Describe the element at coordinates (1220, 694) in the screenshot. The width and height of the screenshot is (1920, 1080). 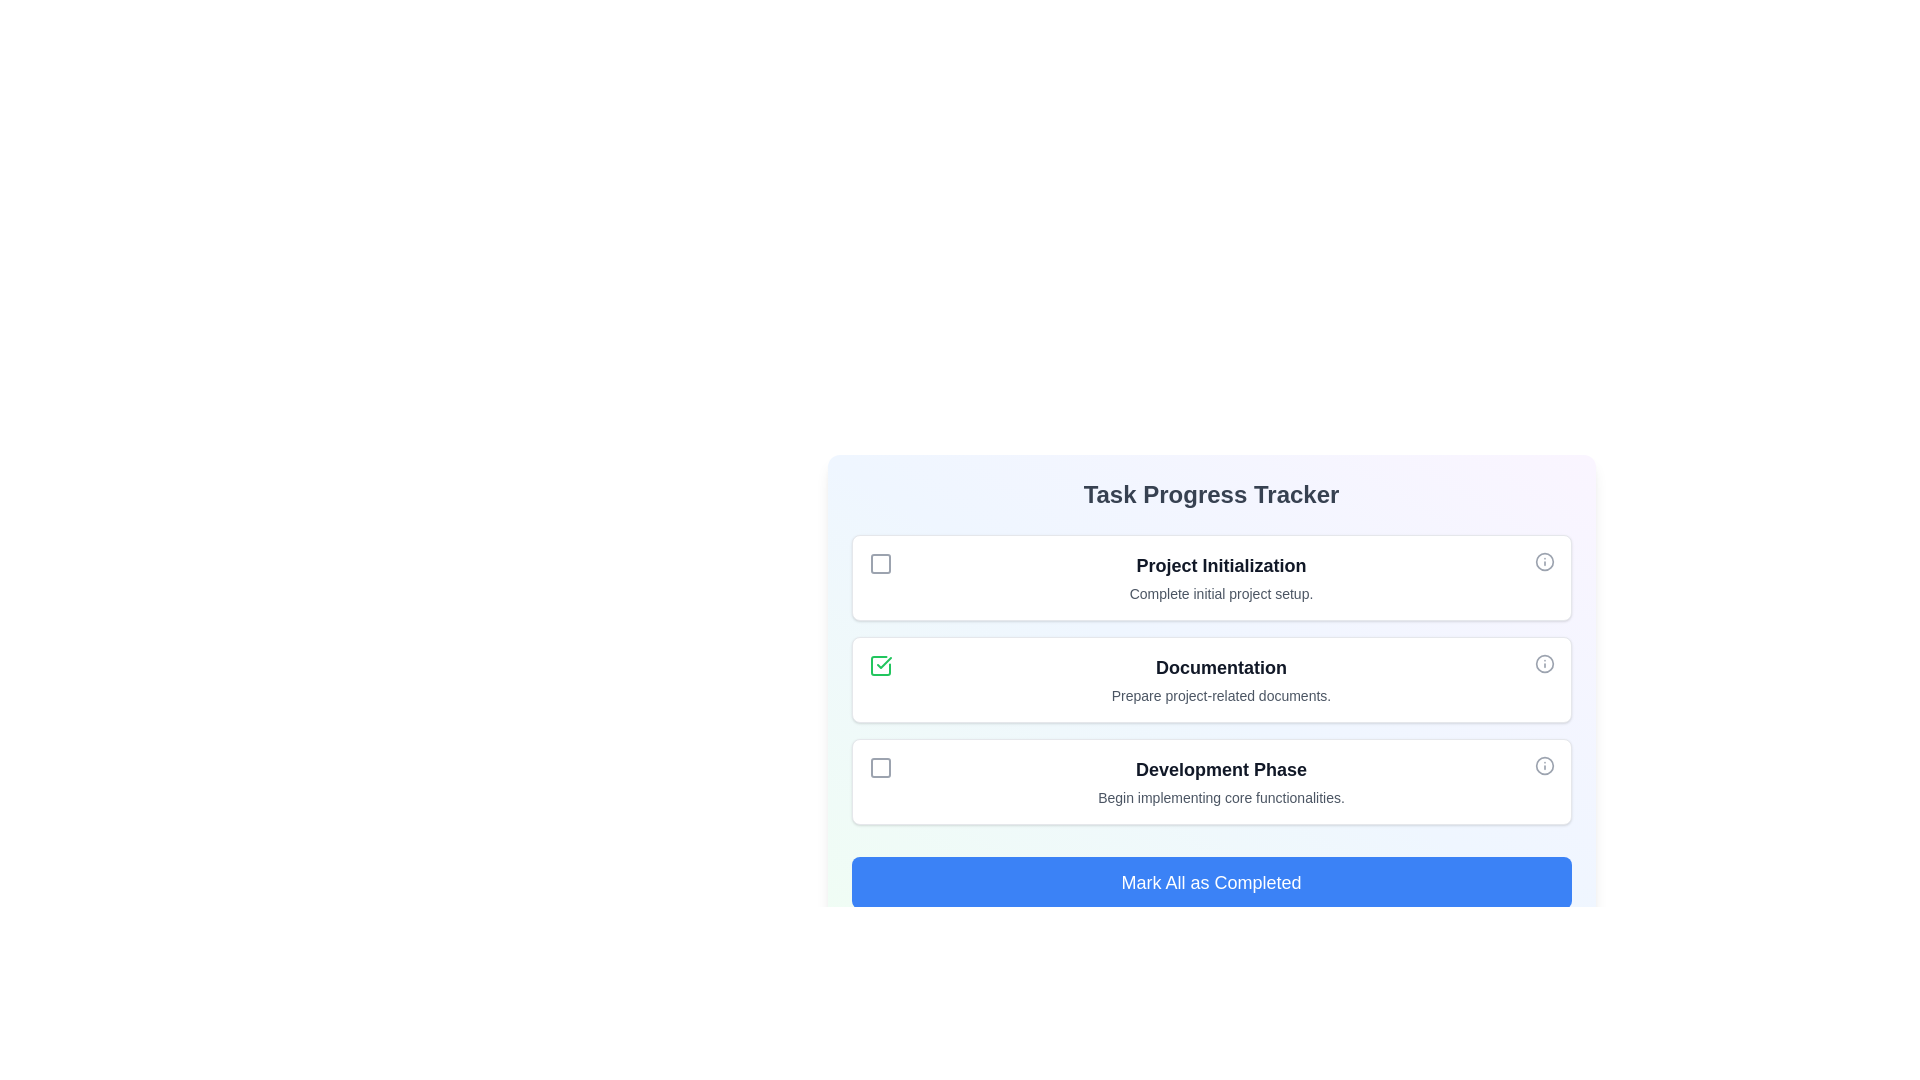
I see `the static text label displaying 'Prepare project-related documents.' which is positioned below the title 'Documentation' in the second task card of a vertical list` at that location.